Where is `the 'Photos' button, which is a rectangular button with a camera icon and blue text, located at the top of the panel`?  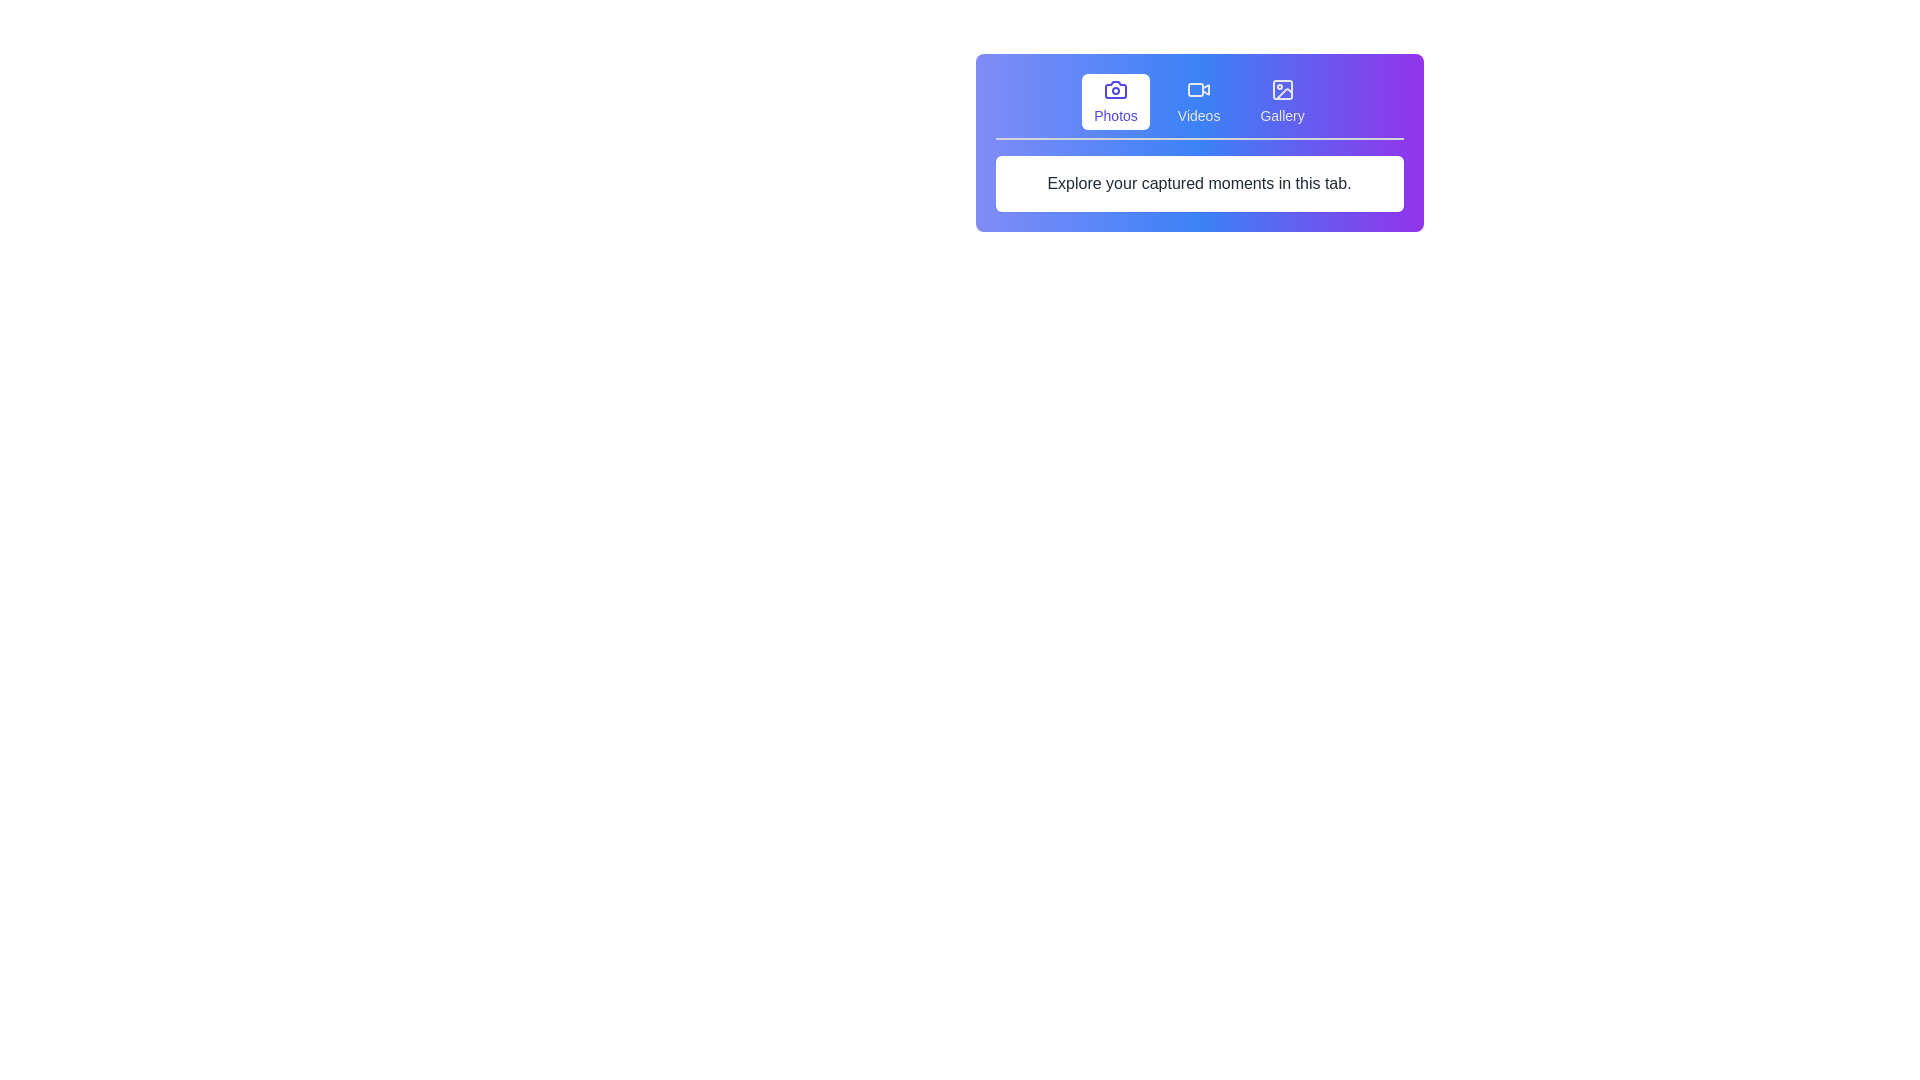
the 'Photos' button, which is a rectangular button with a camera icon and blue text, located at the top of the panel is located at coordinates (1115, 101).